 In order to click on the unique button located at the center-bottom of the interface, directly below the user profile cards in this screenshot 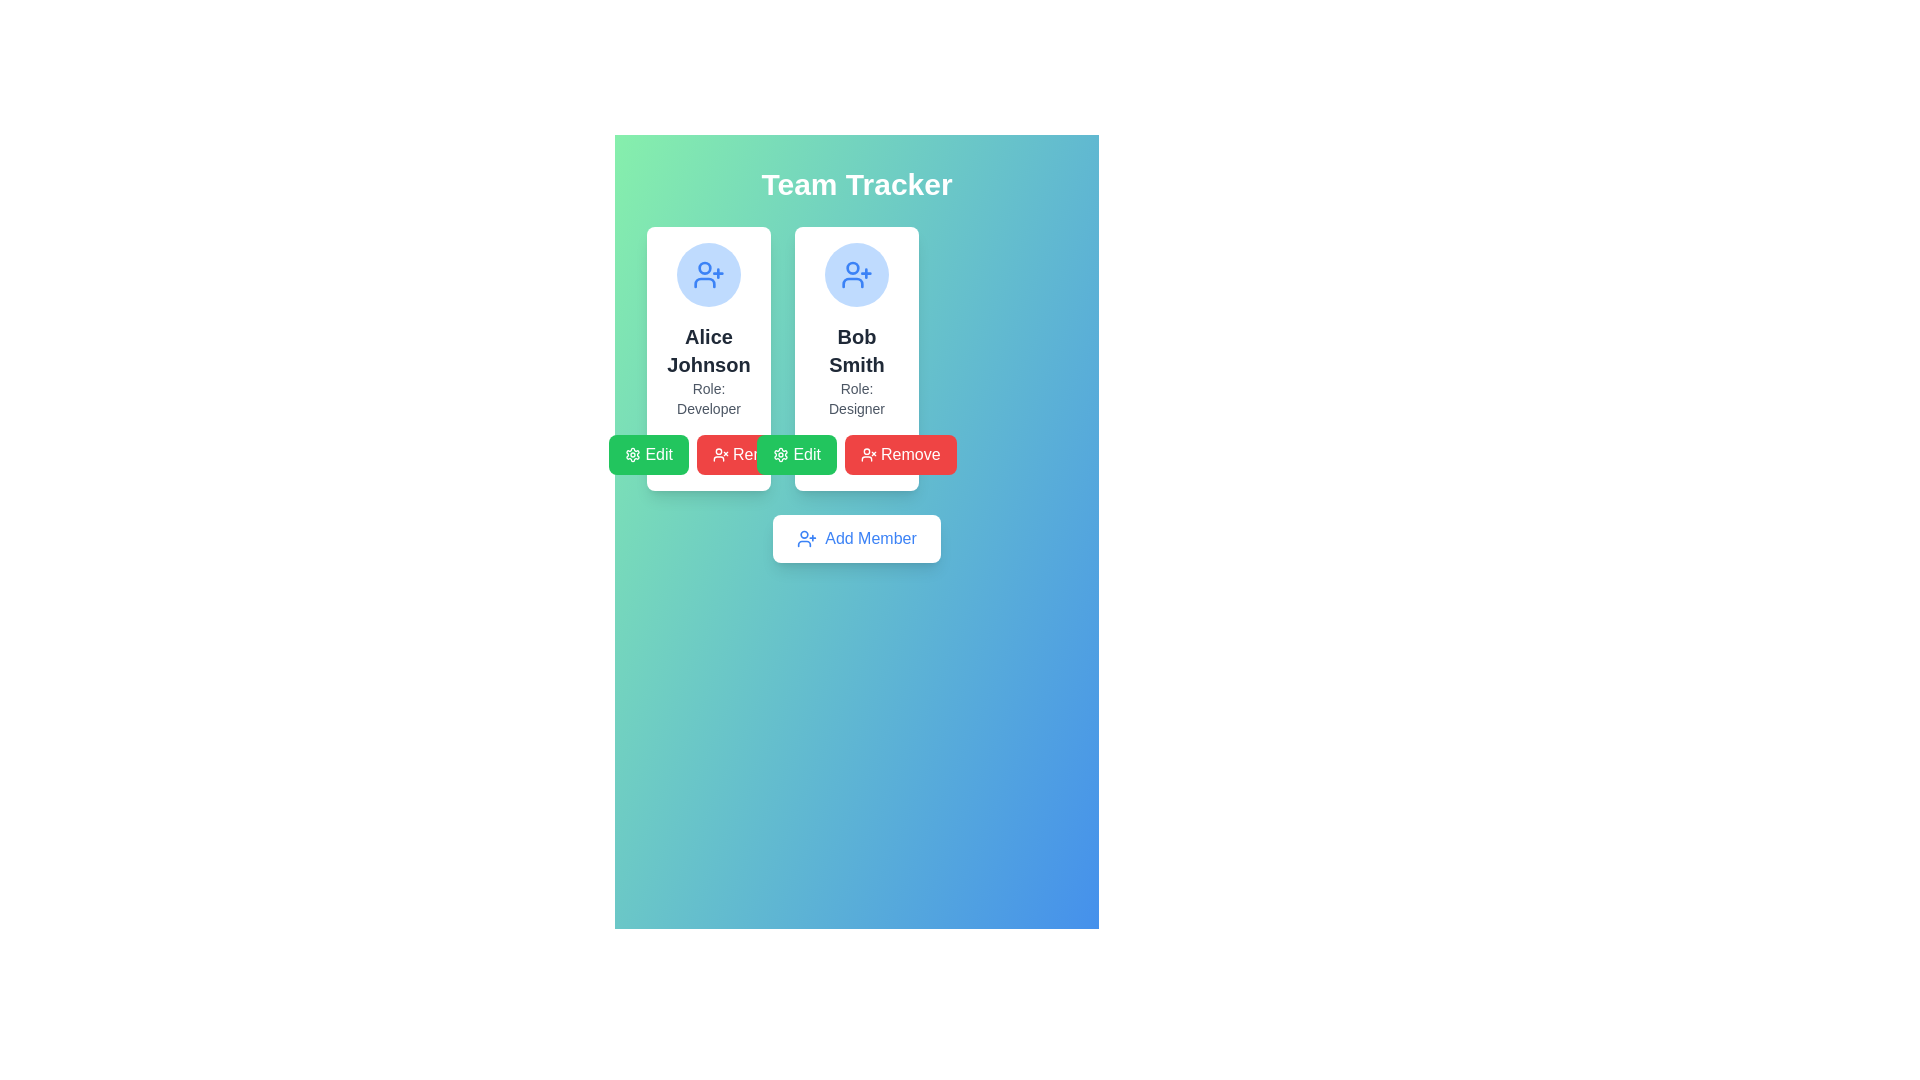, I will do `click(857, 538)`.